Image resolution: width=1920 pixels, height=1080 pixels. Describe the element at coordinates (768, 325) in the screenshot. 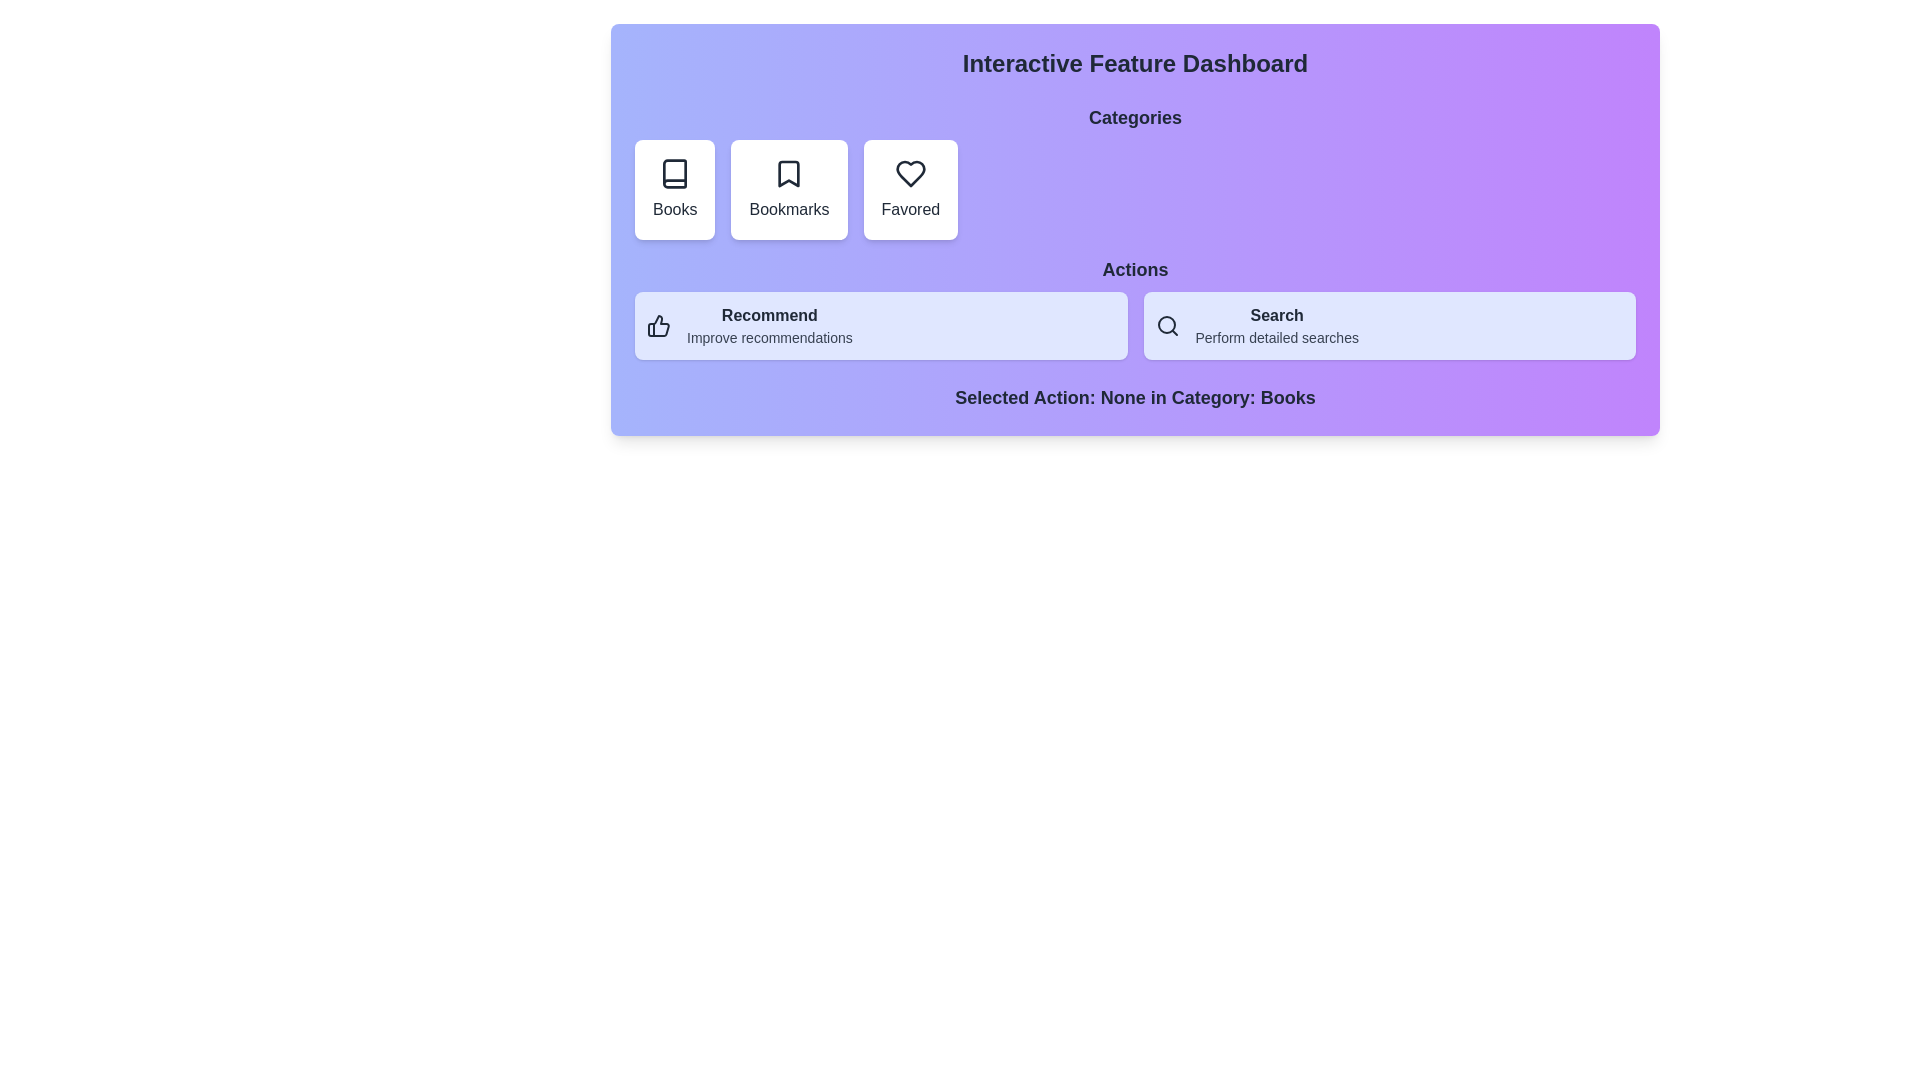

I see `the 'Recommend' button located in the action panel` at that location.